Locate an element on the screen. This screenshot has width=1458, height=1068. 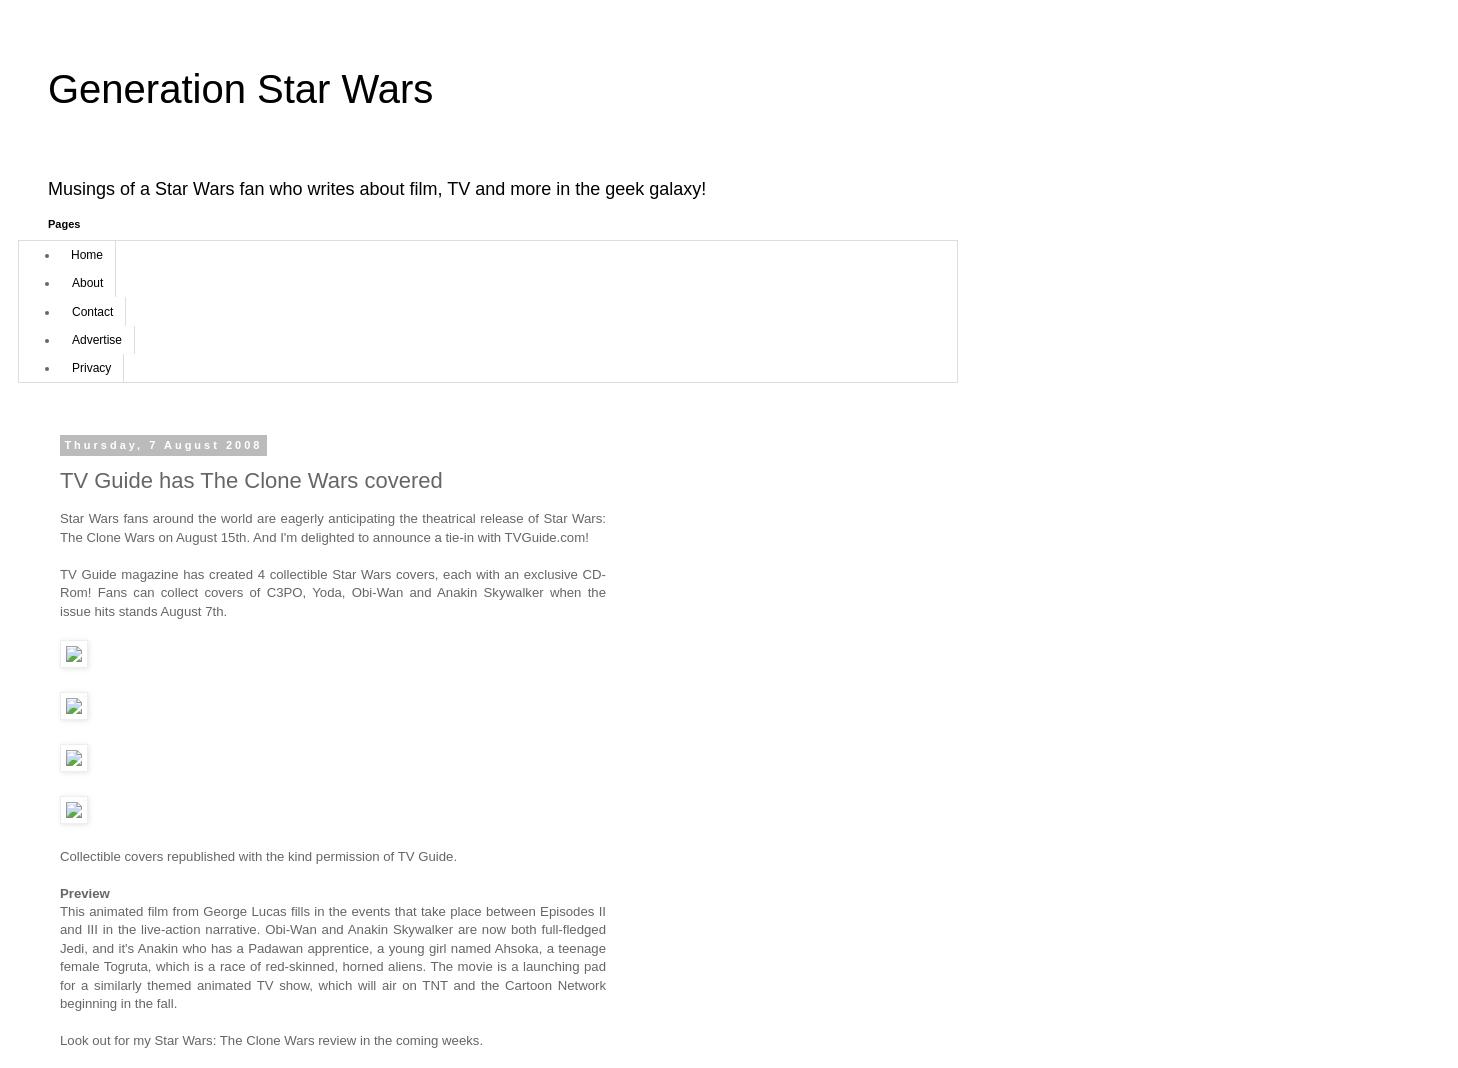
'Preview' is located at coordinates (83, 891).